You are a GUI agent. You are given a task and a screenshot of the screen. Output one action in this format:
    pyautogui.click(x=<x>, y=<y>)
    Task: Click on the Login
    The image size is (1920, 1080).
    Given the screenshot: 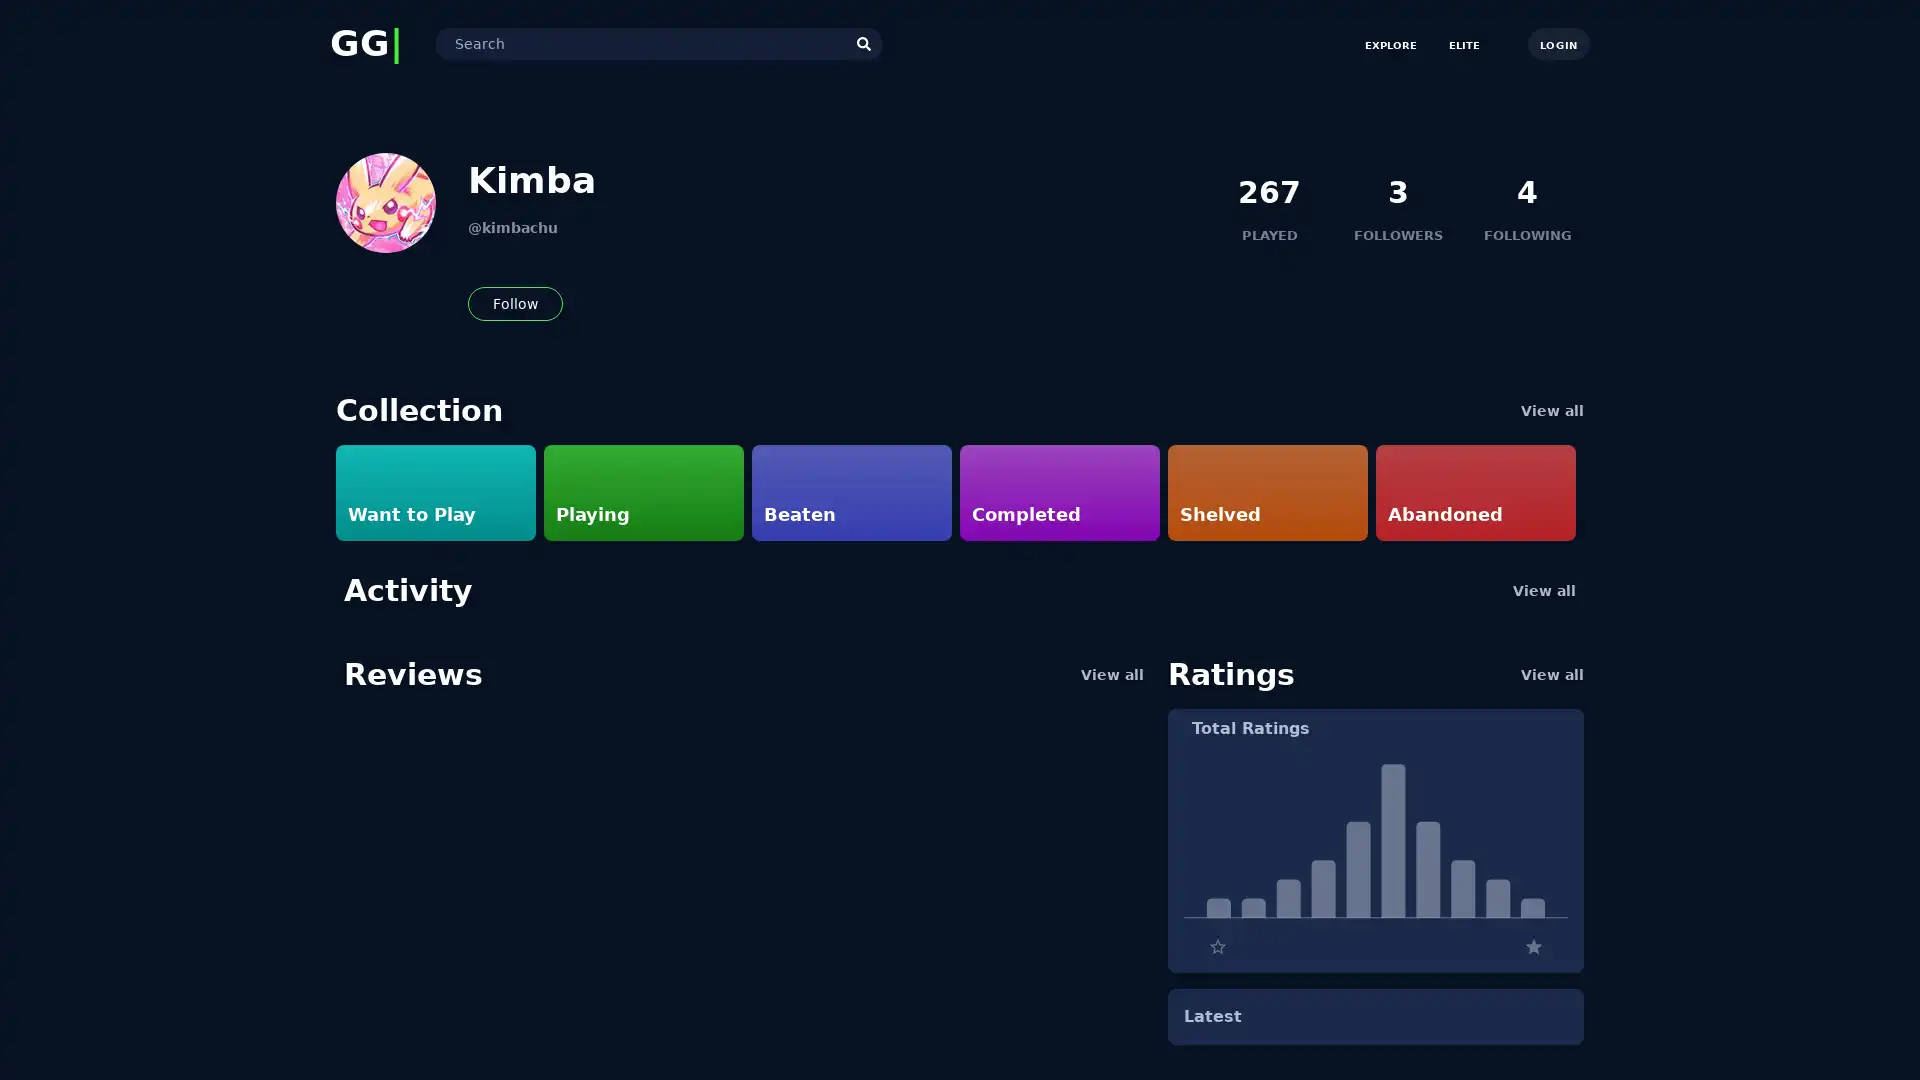 What is the action you would take?
    pyautogui.click(x=1557, y=43)
    